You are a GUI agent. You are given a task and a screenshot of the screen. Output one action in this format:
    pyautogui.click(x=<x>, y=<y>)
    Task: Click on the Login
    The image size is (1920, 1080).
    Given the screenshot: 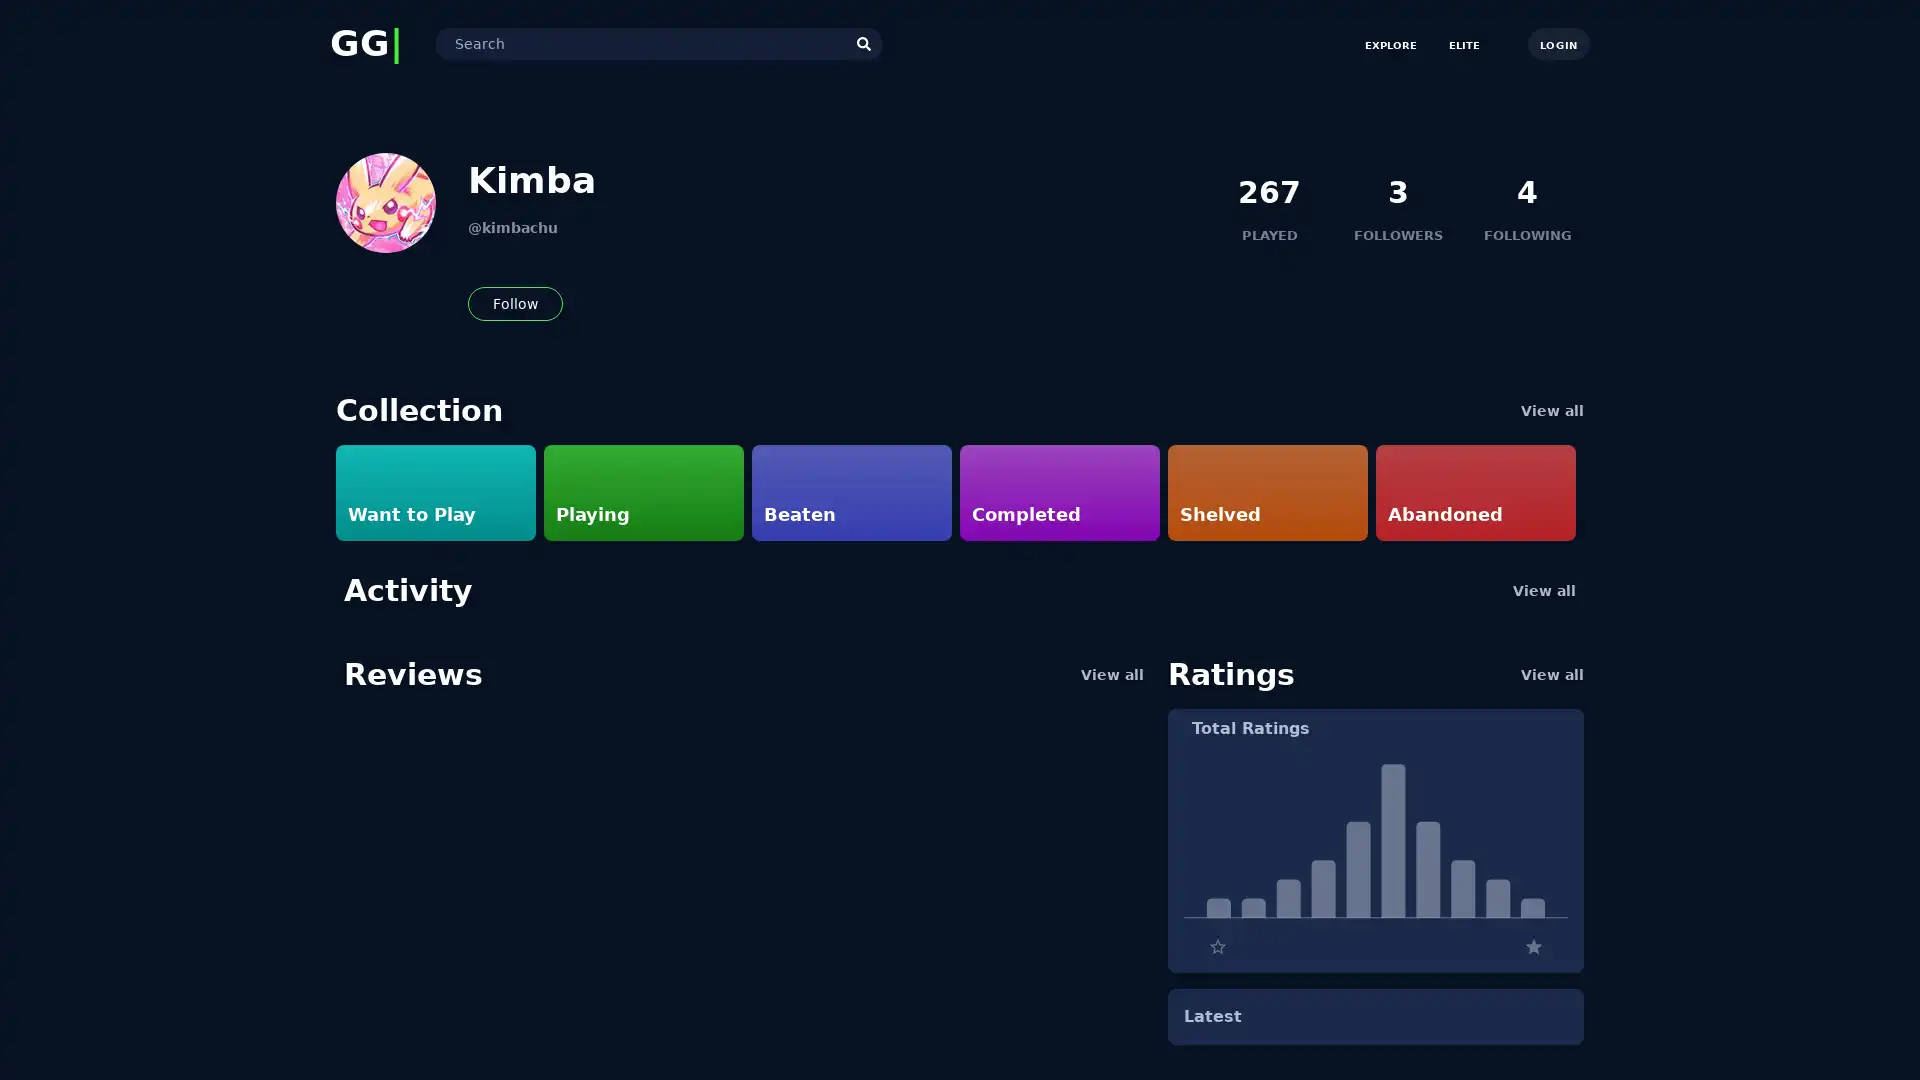 What is the action you would take?
    pyautogui.click(x=1557, y=43)
    